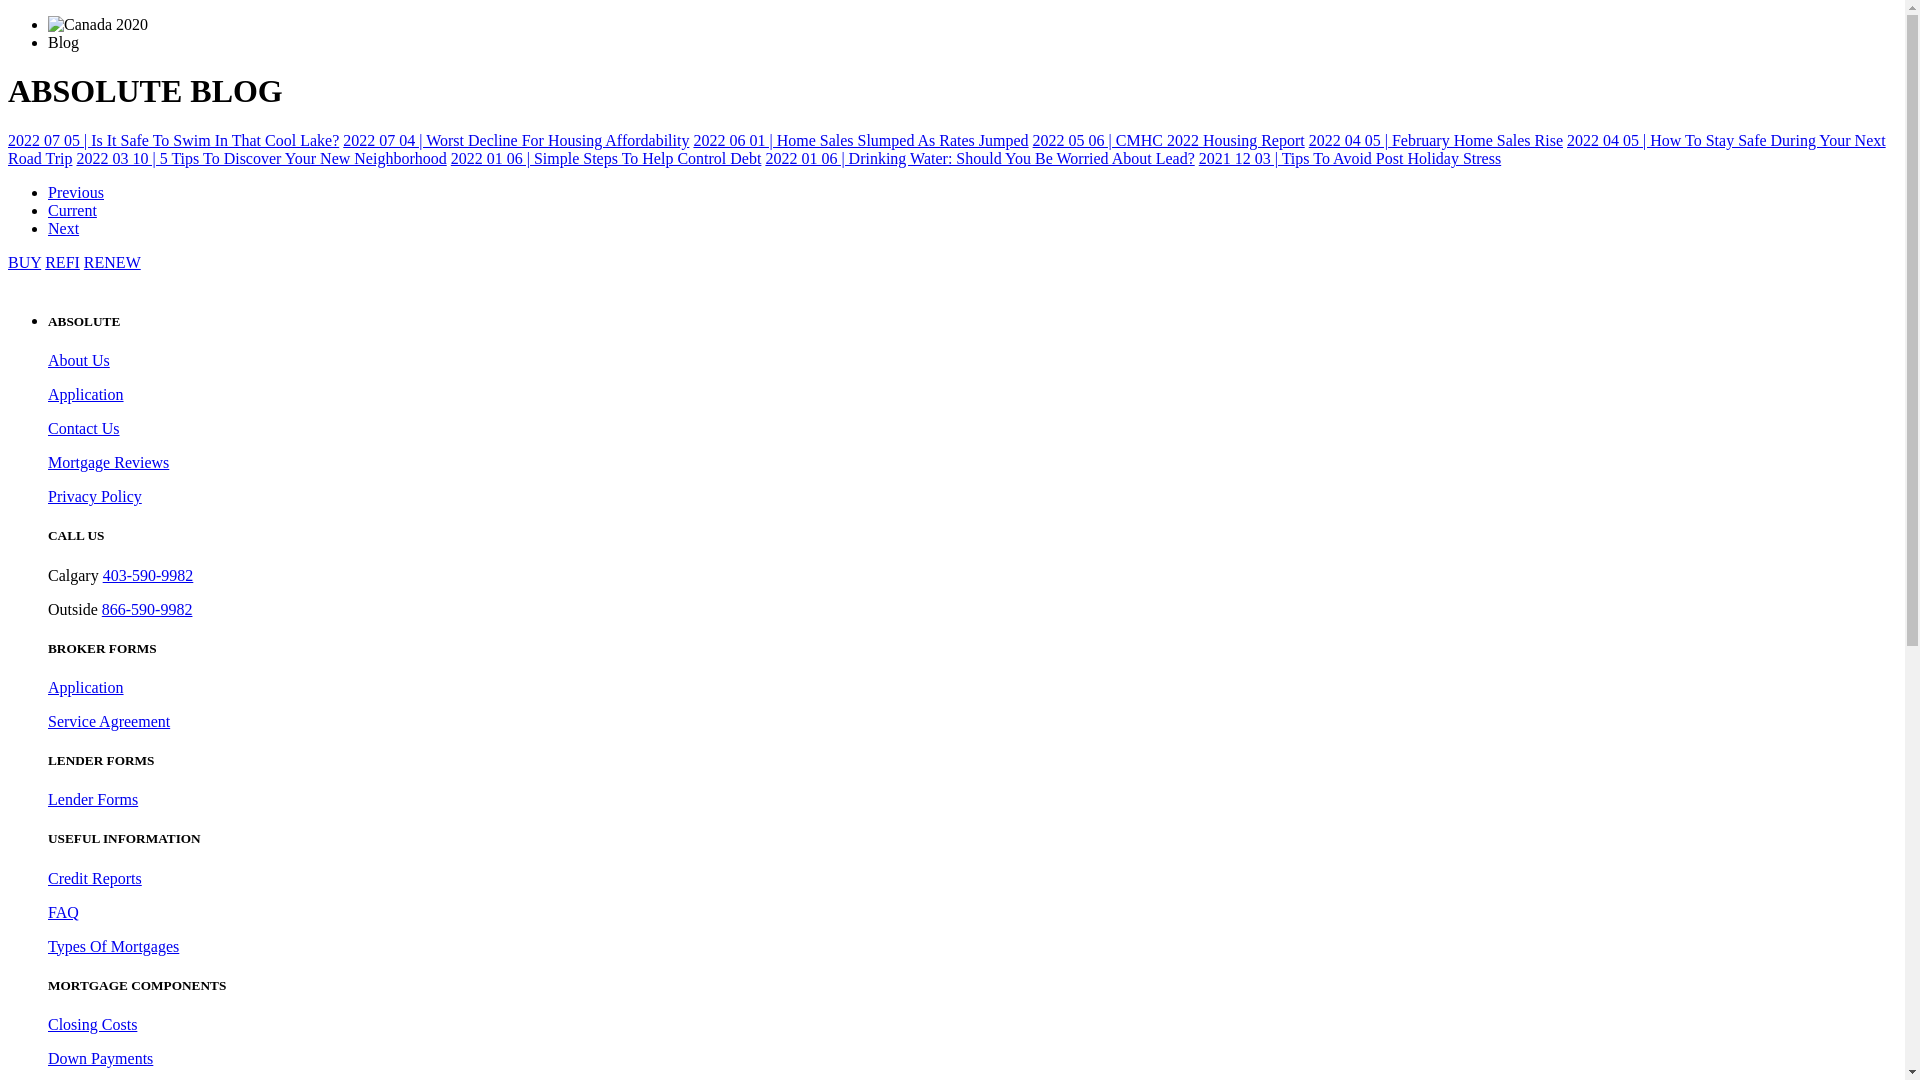  Describe the element at coordinates (82, 427) in the screenshot. I see `'Contact Us'` at that location.